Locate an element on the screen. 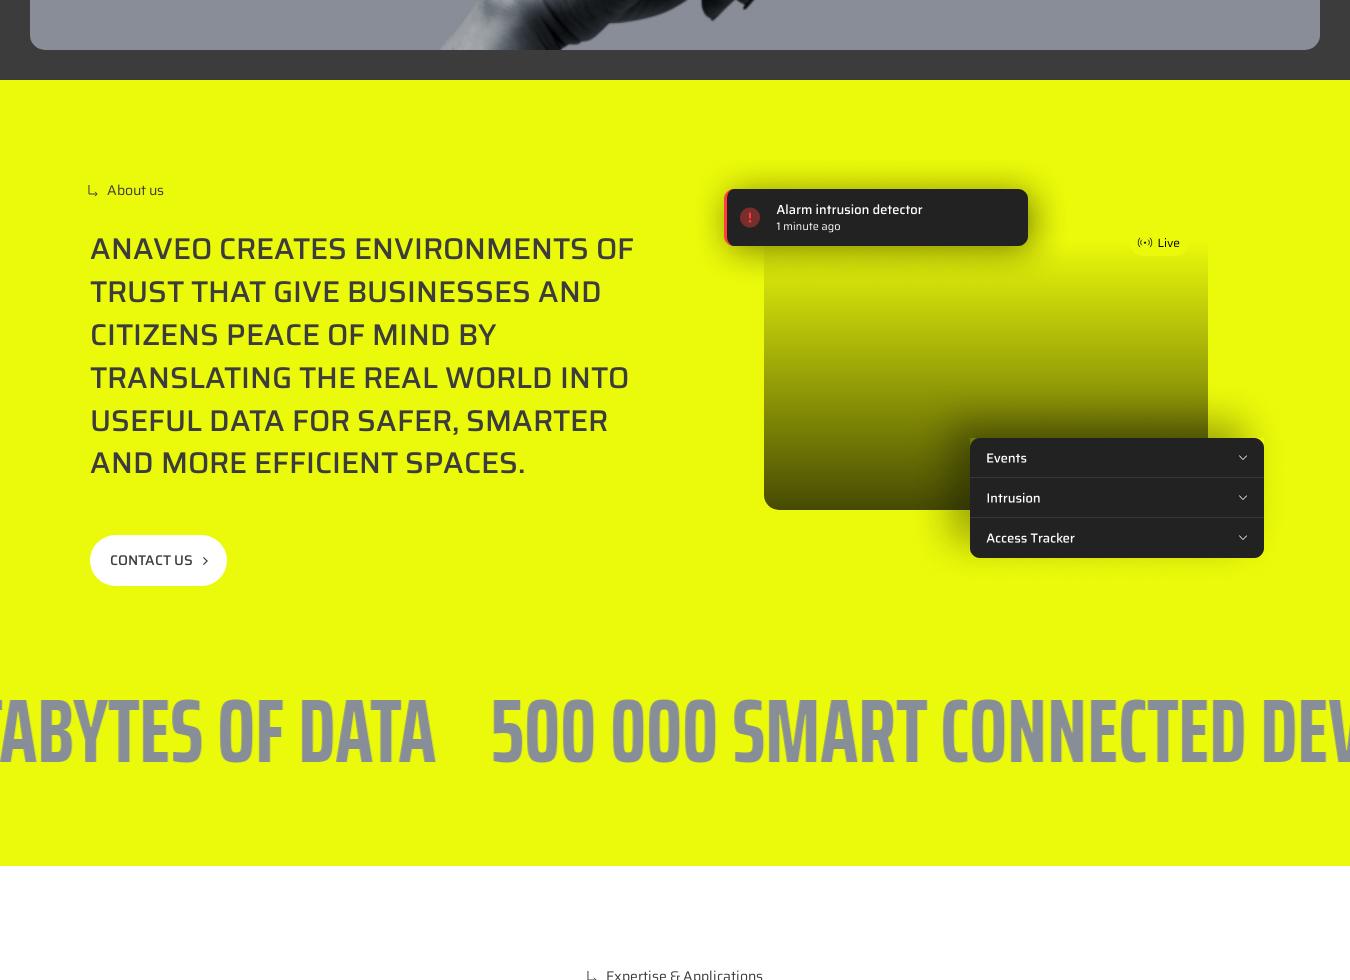 Image resolution: width=1350 pixels, height=980 pixels. 'CS69317 – 69544 Champagne au mont d’or CEDEX' is located at coordinates (900, 751).